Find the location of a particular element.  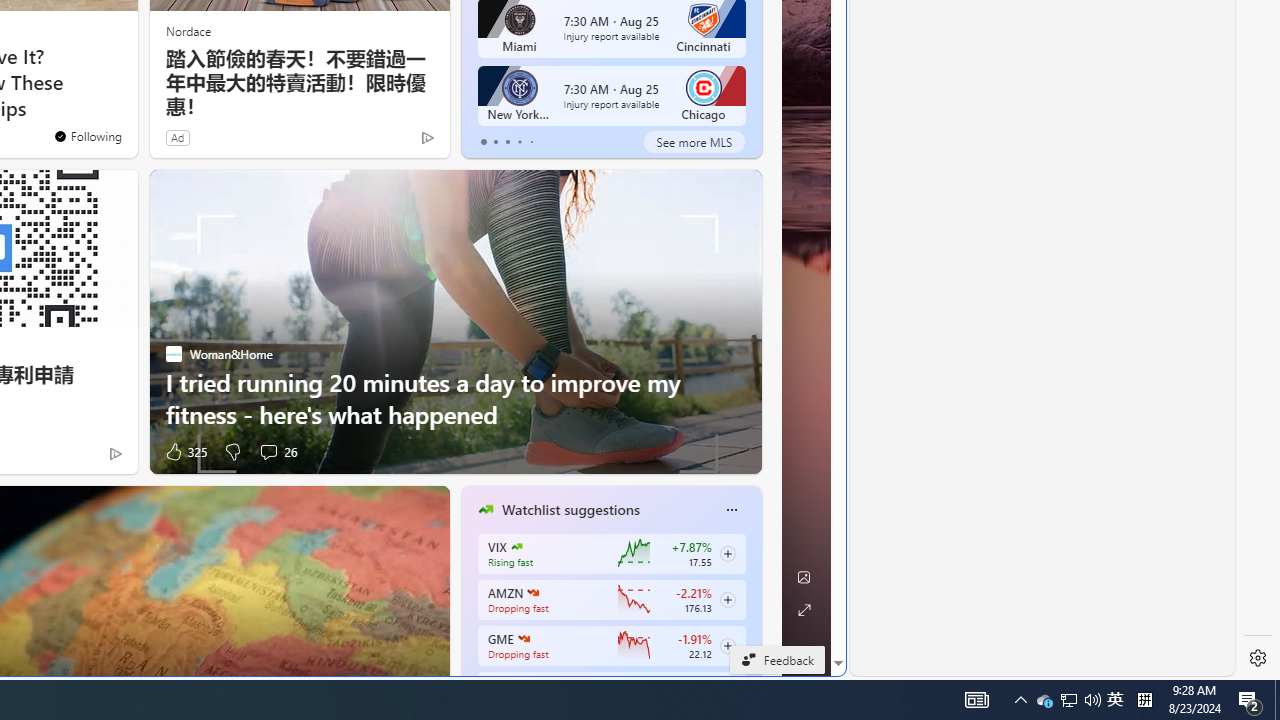

'AMAZON.COM, INC.' is located at coordinates (532, 591).